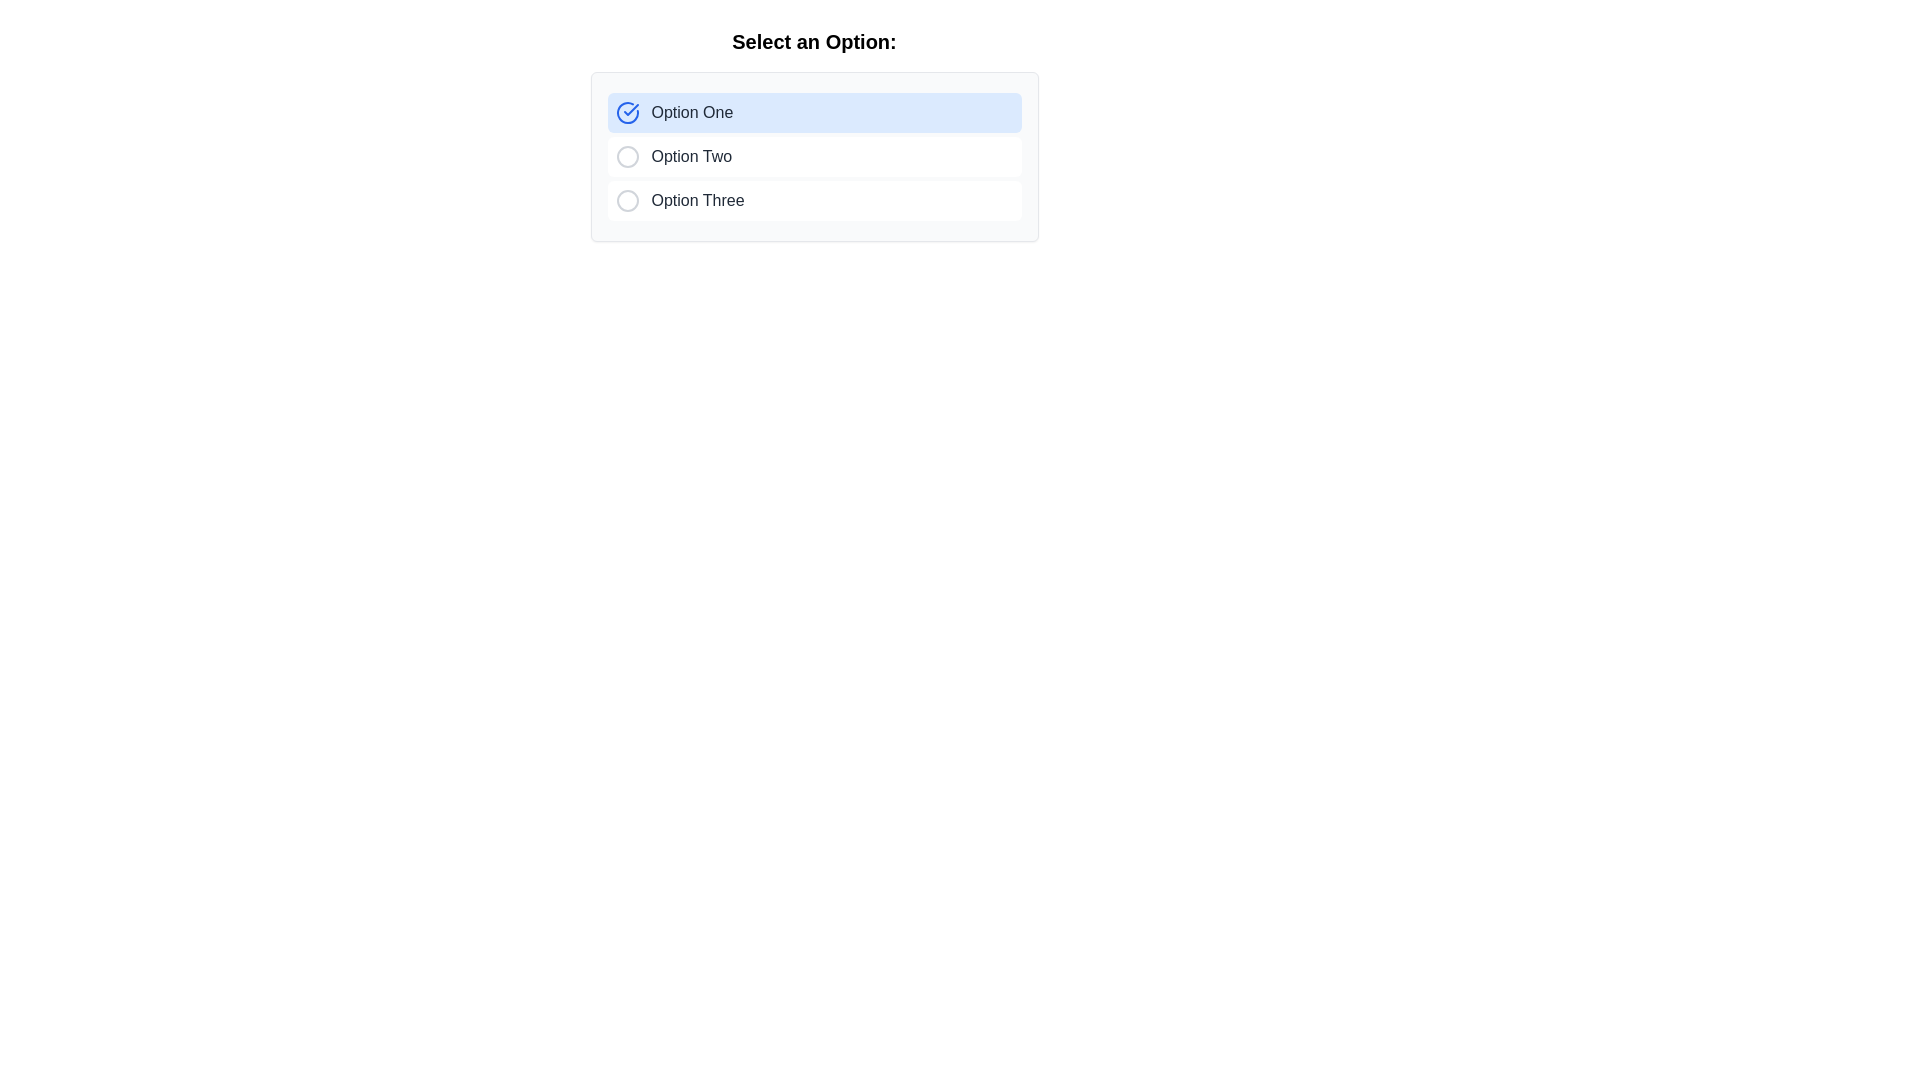  What do you see at coordinates (814, 156) in the screenshot?
I see `the second option in the radio button group, which is visually represented as a vertically stacked list of three selectable options with a gray background and a highlighted selection in blue` at bounding box center [814, 156].